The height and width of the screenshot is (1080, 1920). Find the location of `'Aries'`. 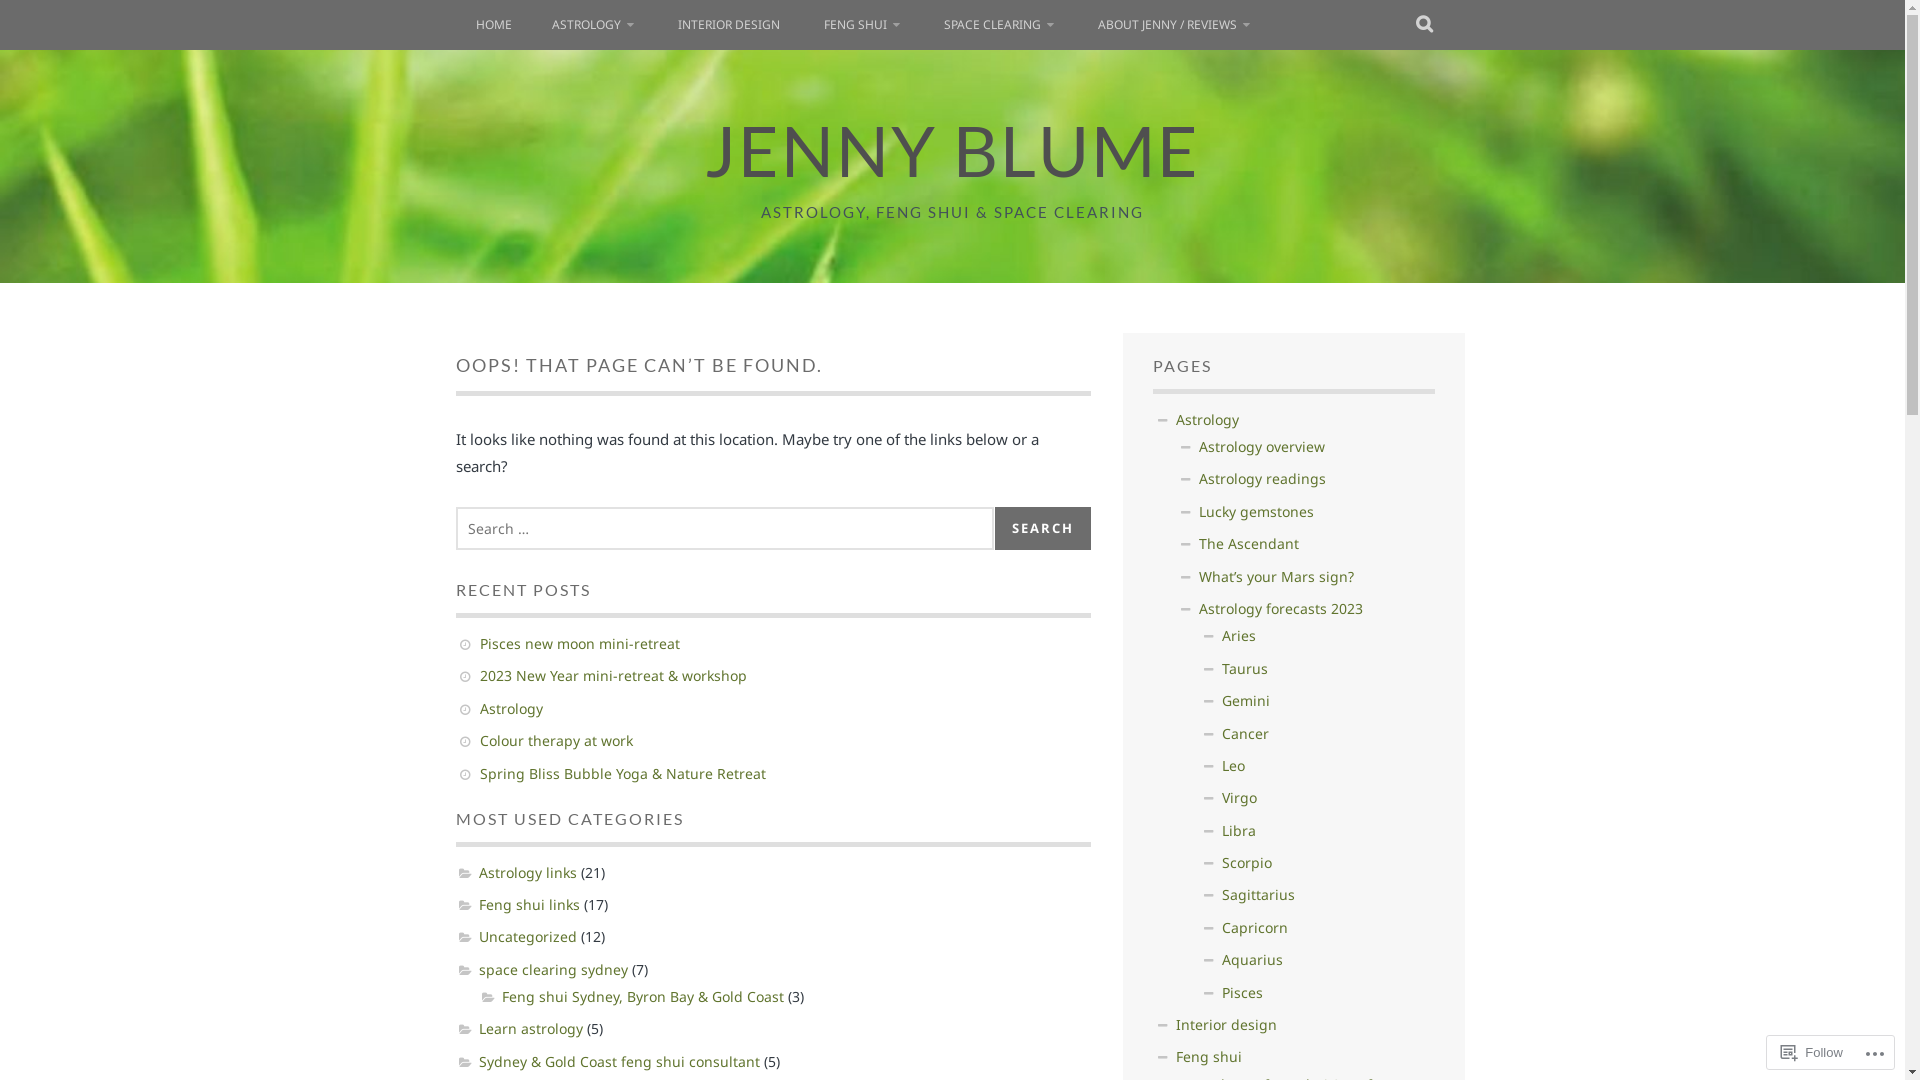

'Aries' is located at coordinates (1237, 635).